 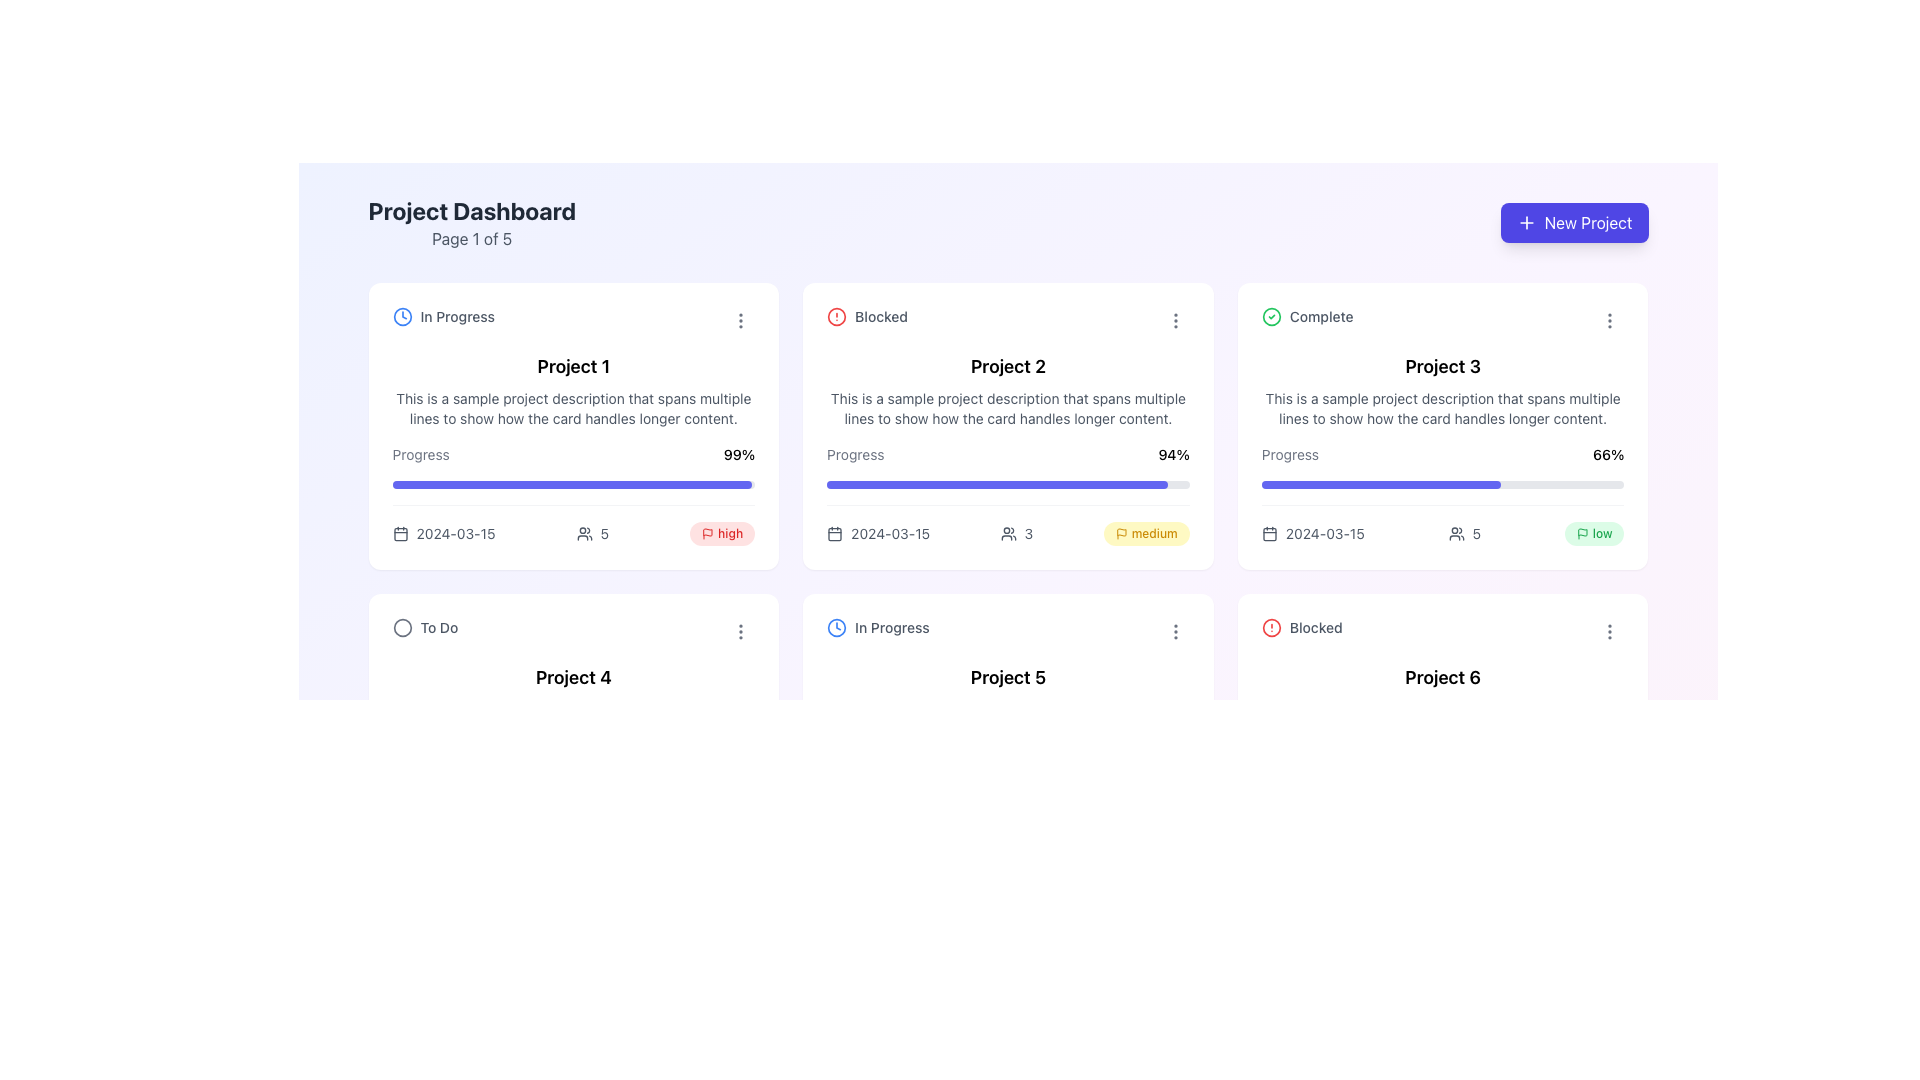 What do you see at coordinates (1175, 632) in the screenshot?
I see `the interactive button represented by three vertical dots in the top-right corner of the 'Project 5' card` at bounding box center [1175, 632].